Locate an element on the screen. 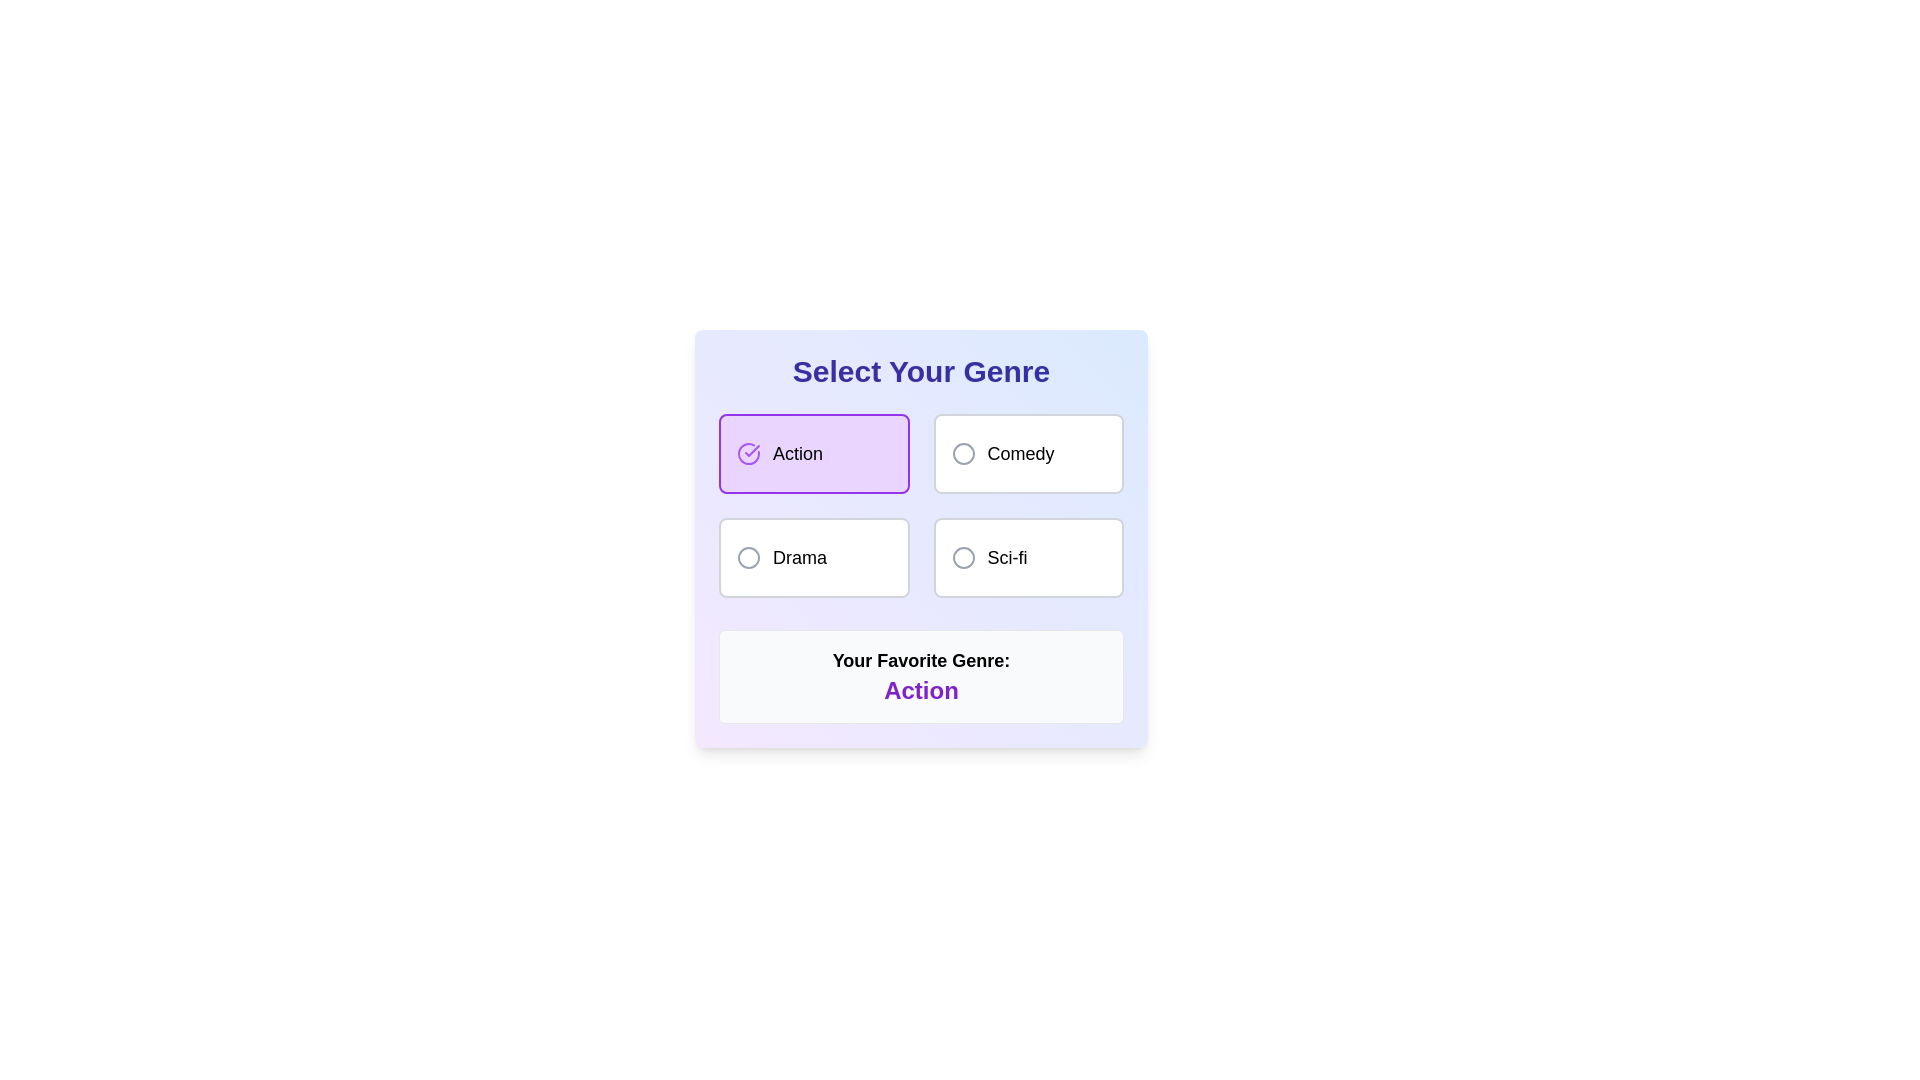 The height and width of the screenshot is (1080, 1920). the unselected radio button indicator (SVG circle) in the Sci-fi genre selection area is located at coordinates (963, 558).